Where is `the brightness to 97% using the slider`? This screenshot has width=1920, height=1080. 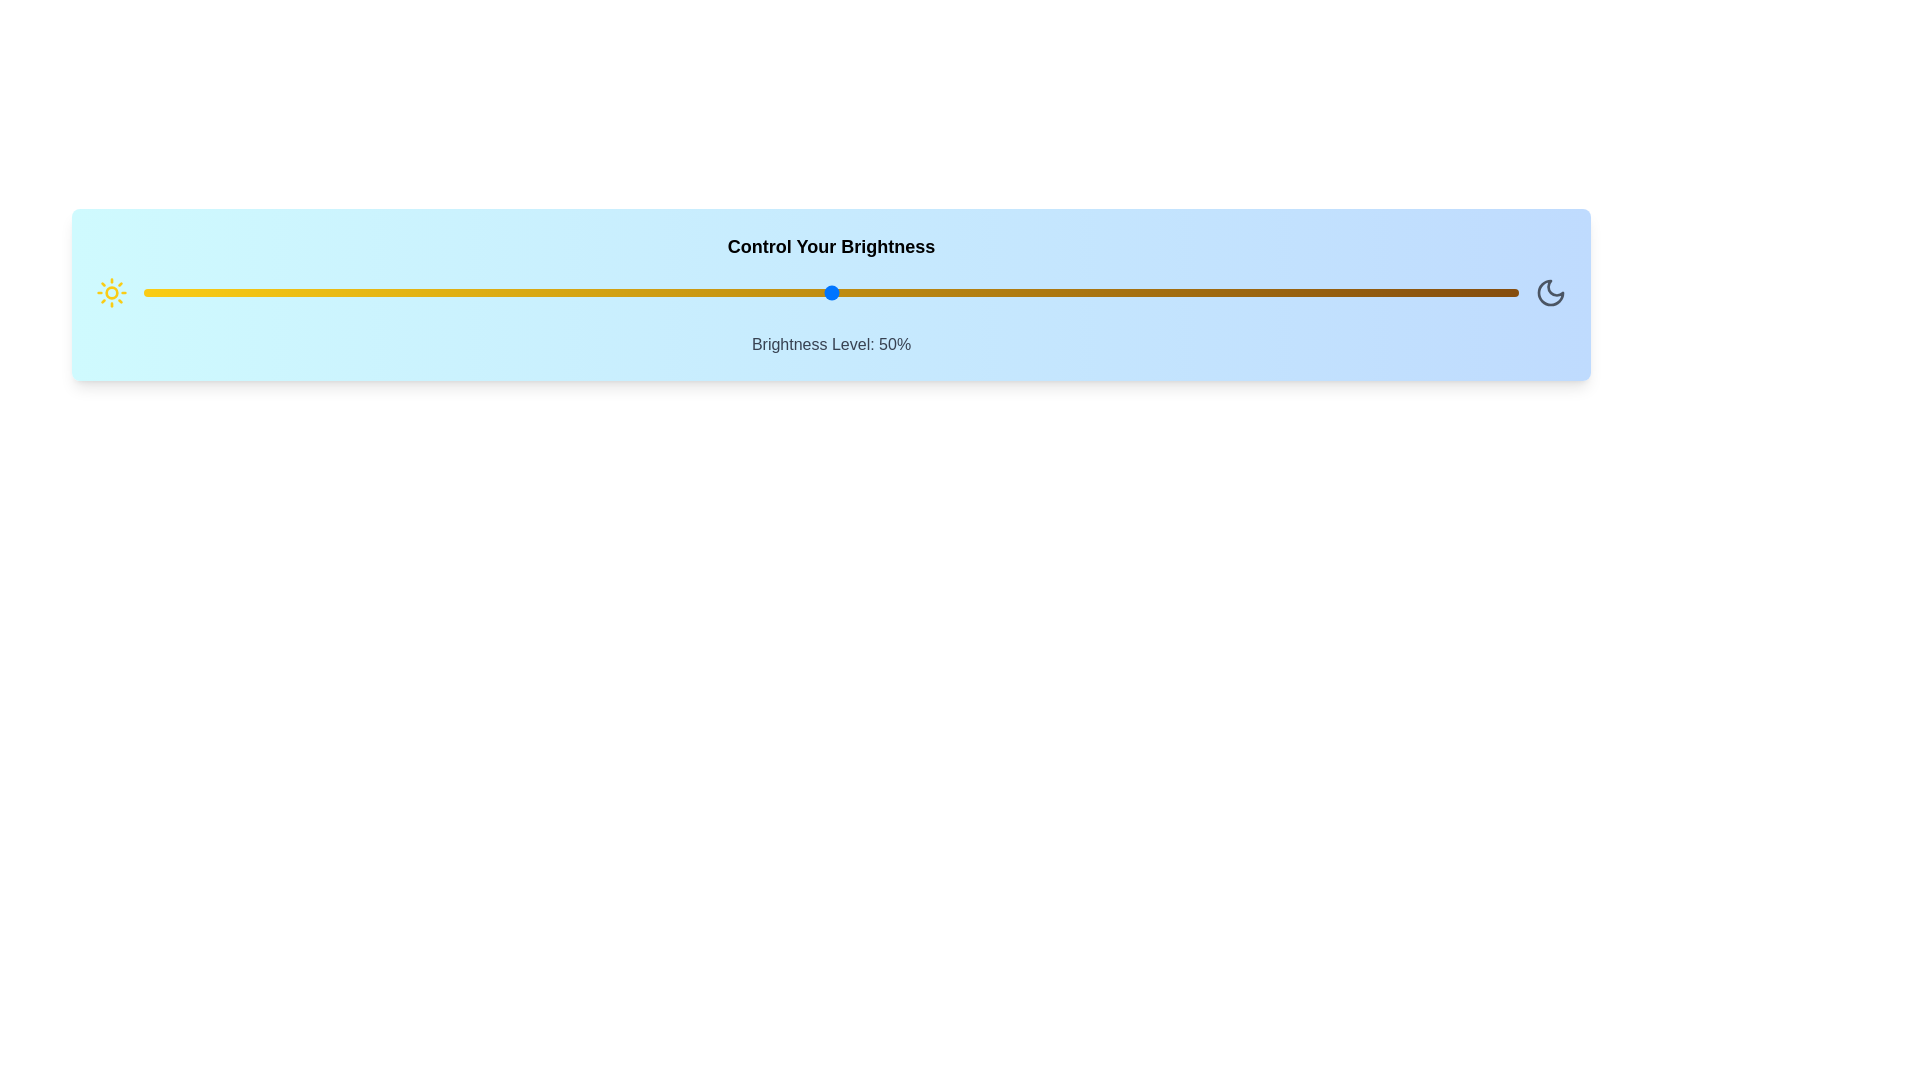 the brightness to 97% using the slider is located at coordinates (1477, 293).